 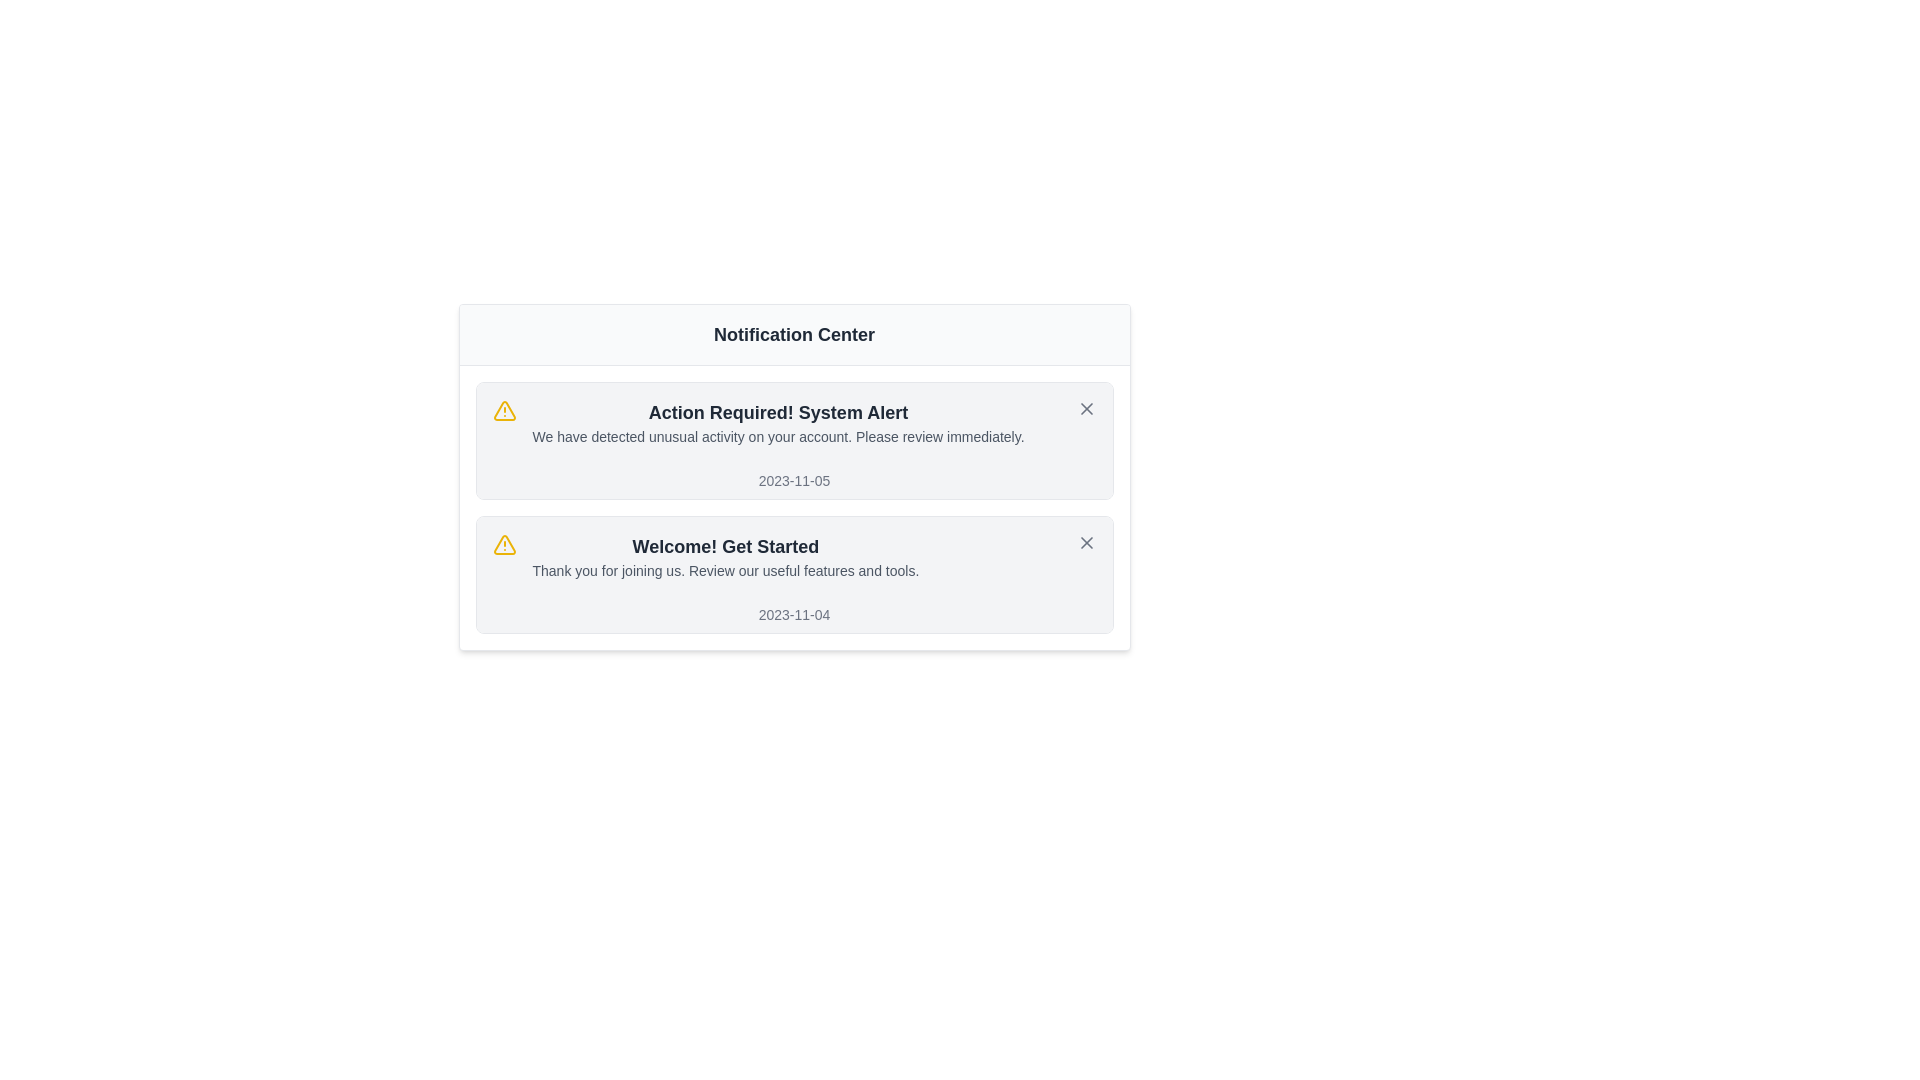 I want to click on text displayed in the label showing the date '2023-11-05', which is located near the bottom-right corner of the 'Action Required! System Alert' notification, so click(x=793, y=481).